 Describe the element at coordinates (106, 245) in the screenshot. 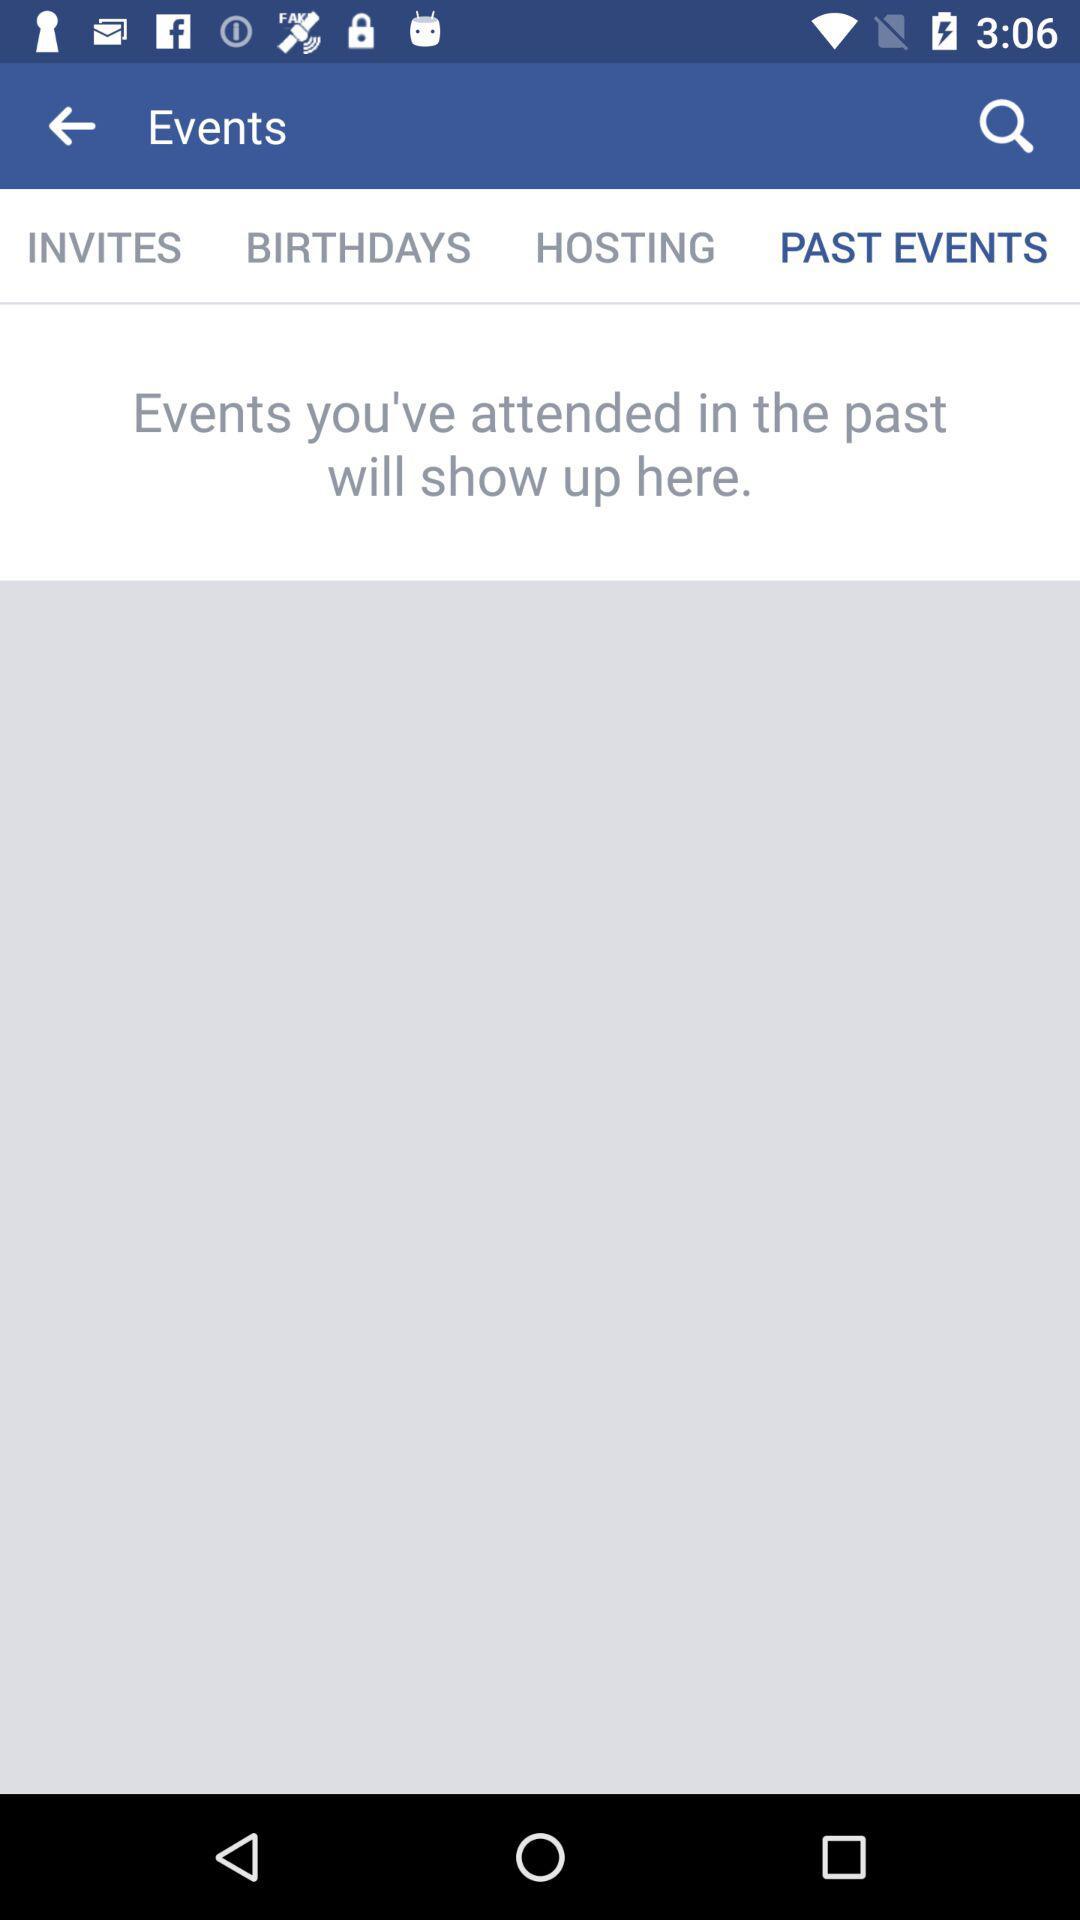

I see `icon to the left of the birthdays item` at that location.